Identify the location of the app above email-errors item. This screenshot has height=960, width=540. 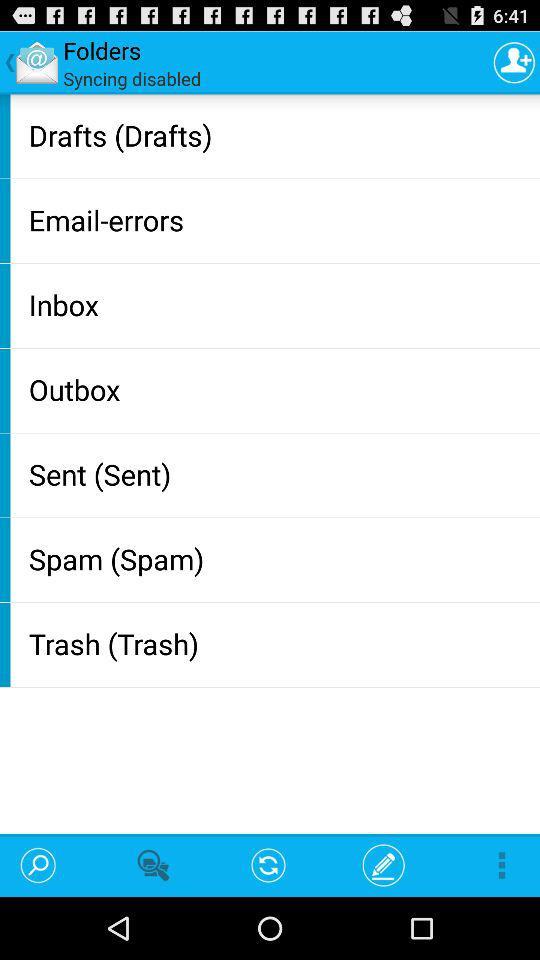
(279, 134).